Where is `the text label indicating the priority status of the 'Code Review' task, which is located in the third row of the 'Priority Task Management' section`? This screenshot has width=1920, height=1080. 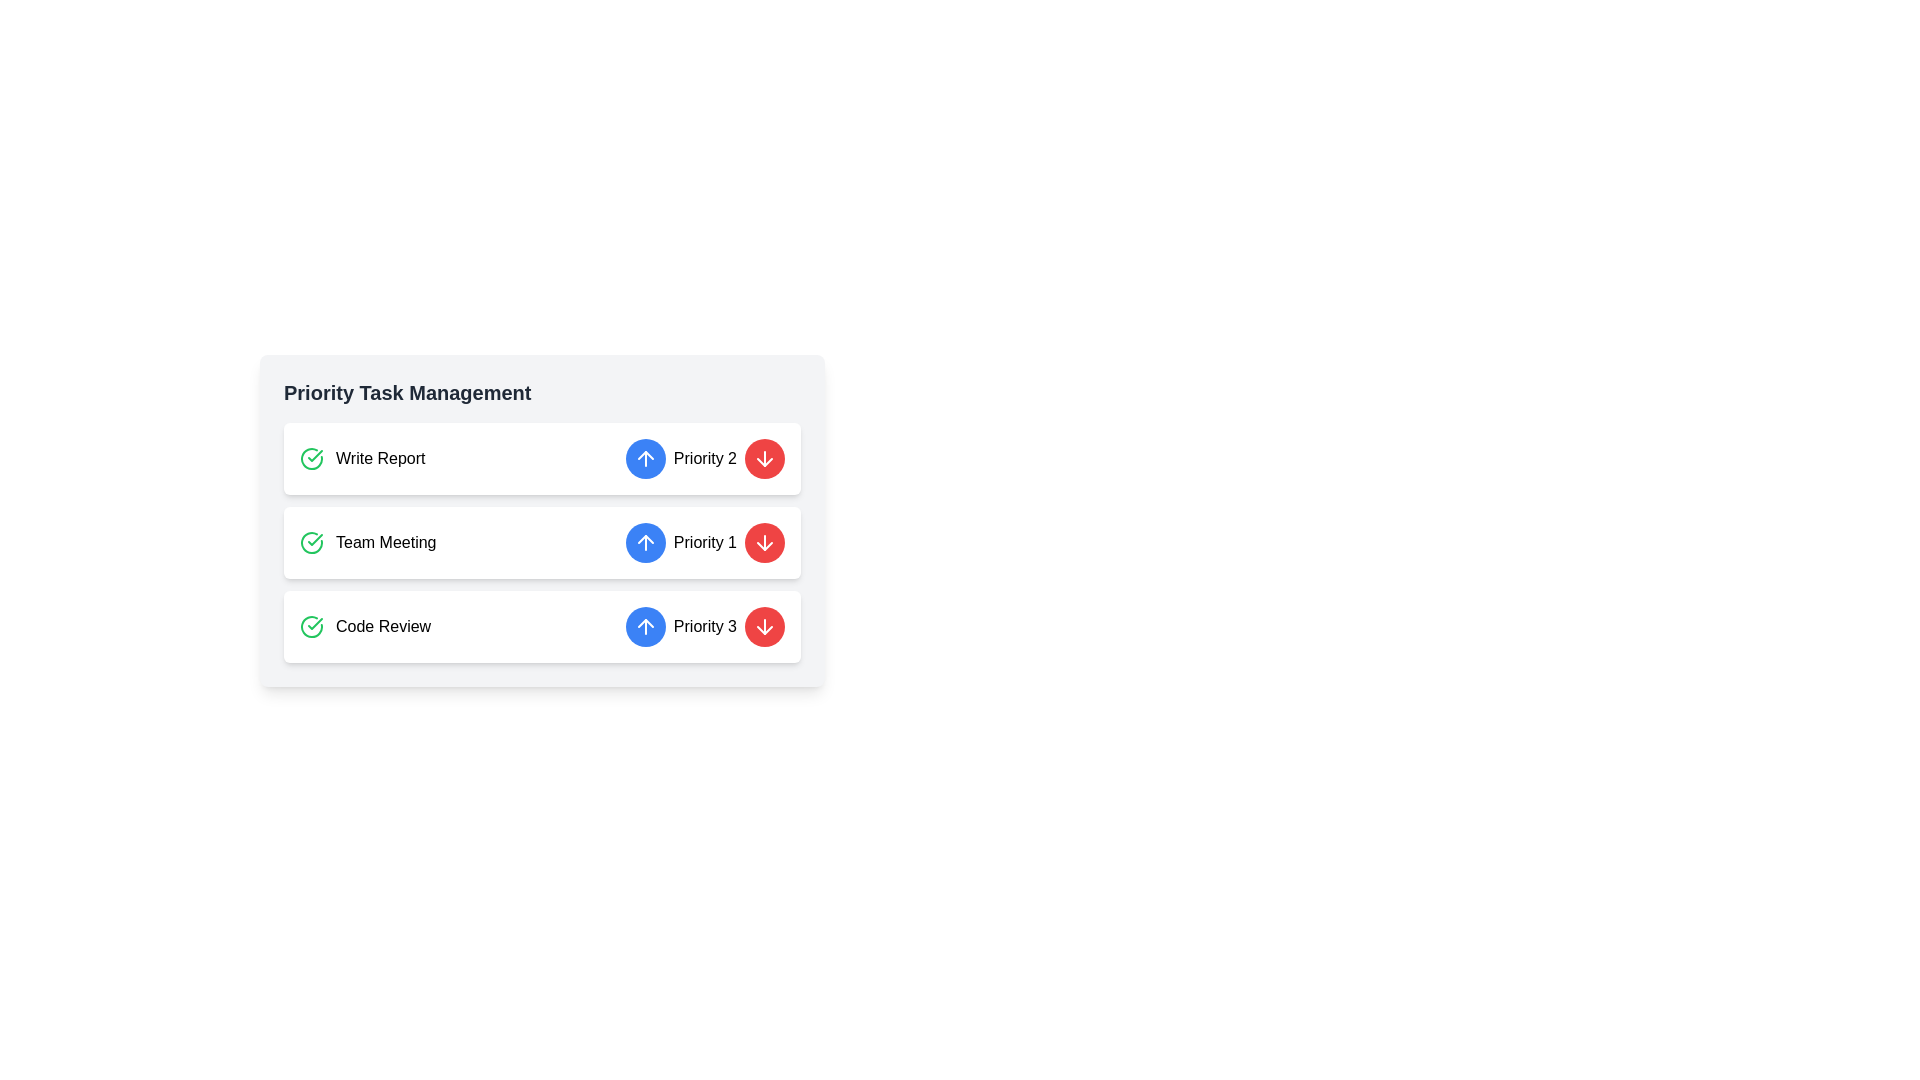
the text label indicating the priority status of the 'Code Review' task, which is located in the third row of the 'Priority Task Management' section is located at coordinates (705, 626).